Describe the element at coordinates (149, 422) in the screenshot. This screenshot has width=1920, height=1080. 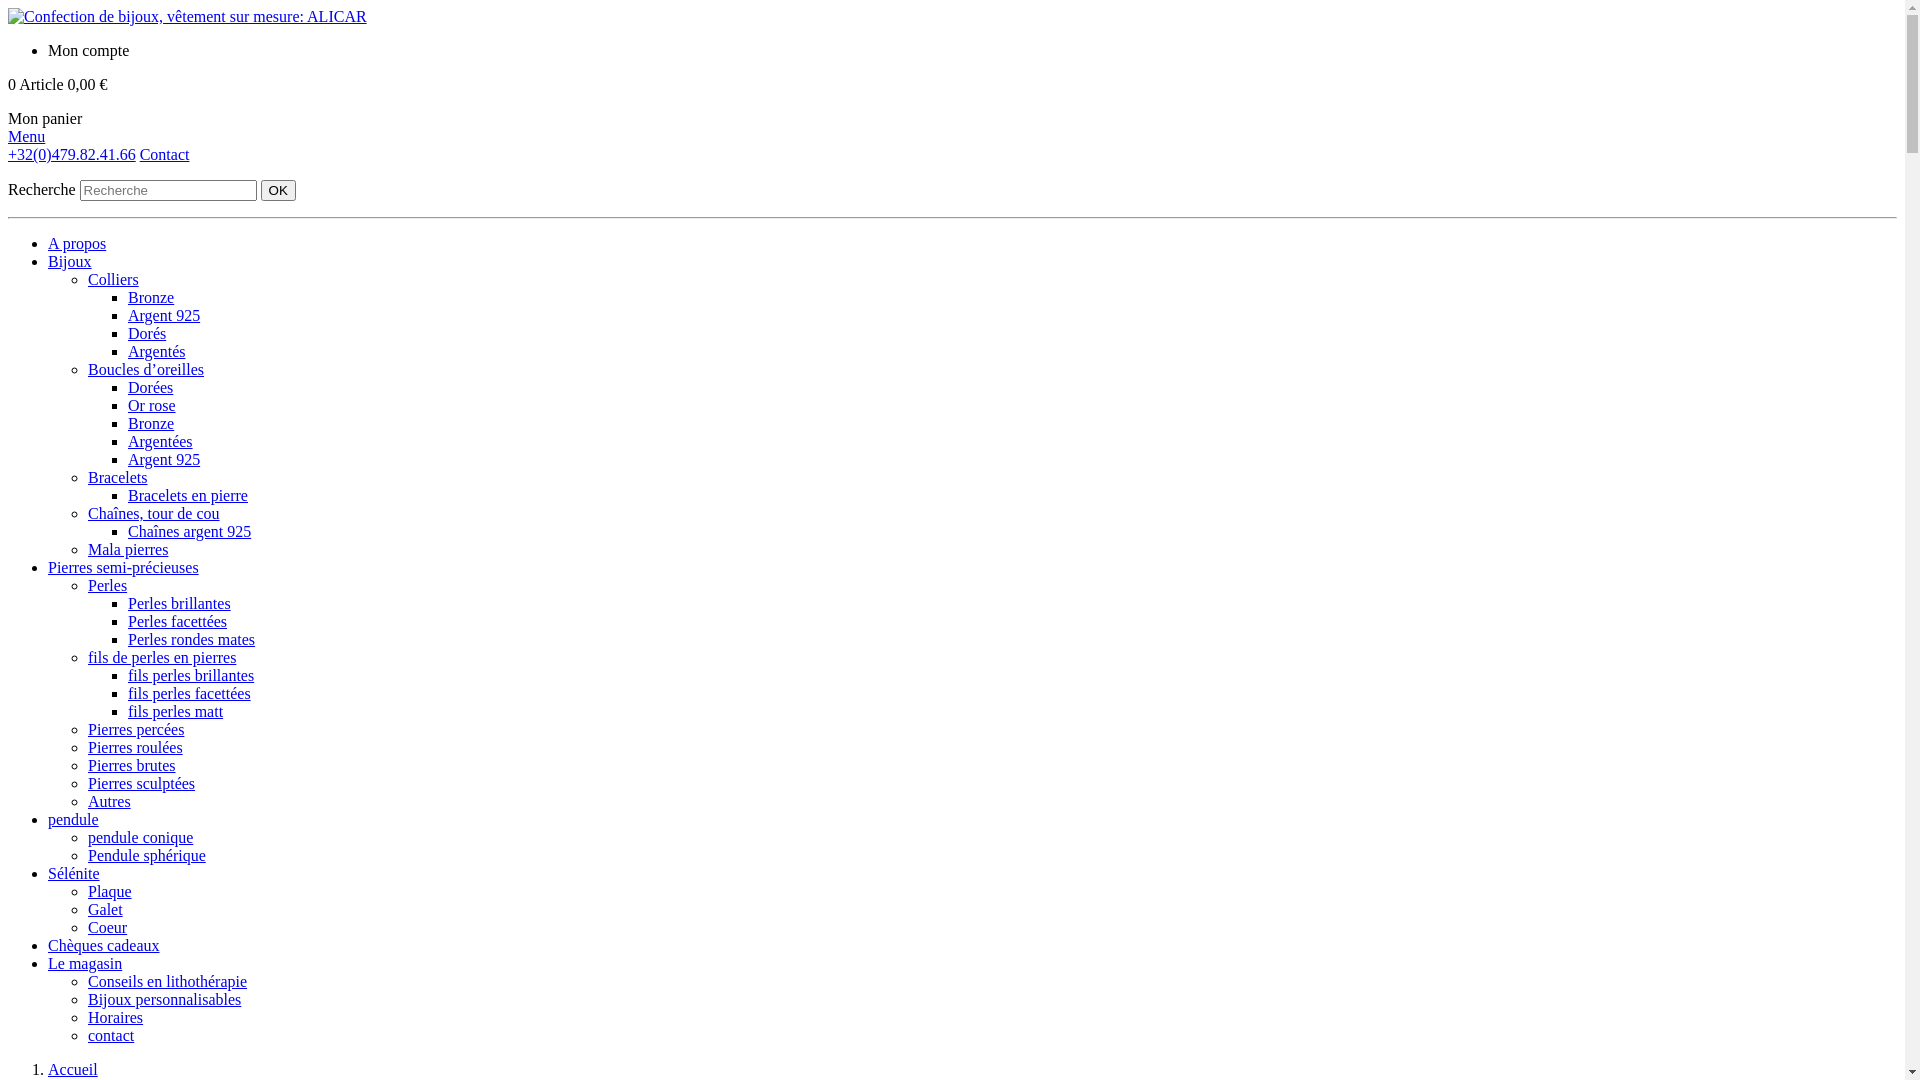
I see `'Bronze'` at that location.